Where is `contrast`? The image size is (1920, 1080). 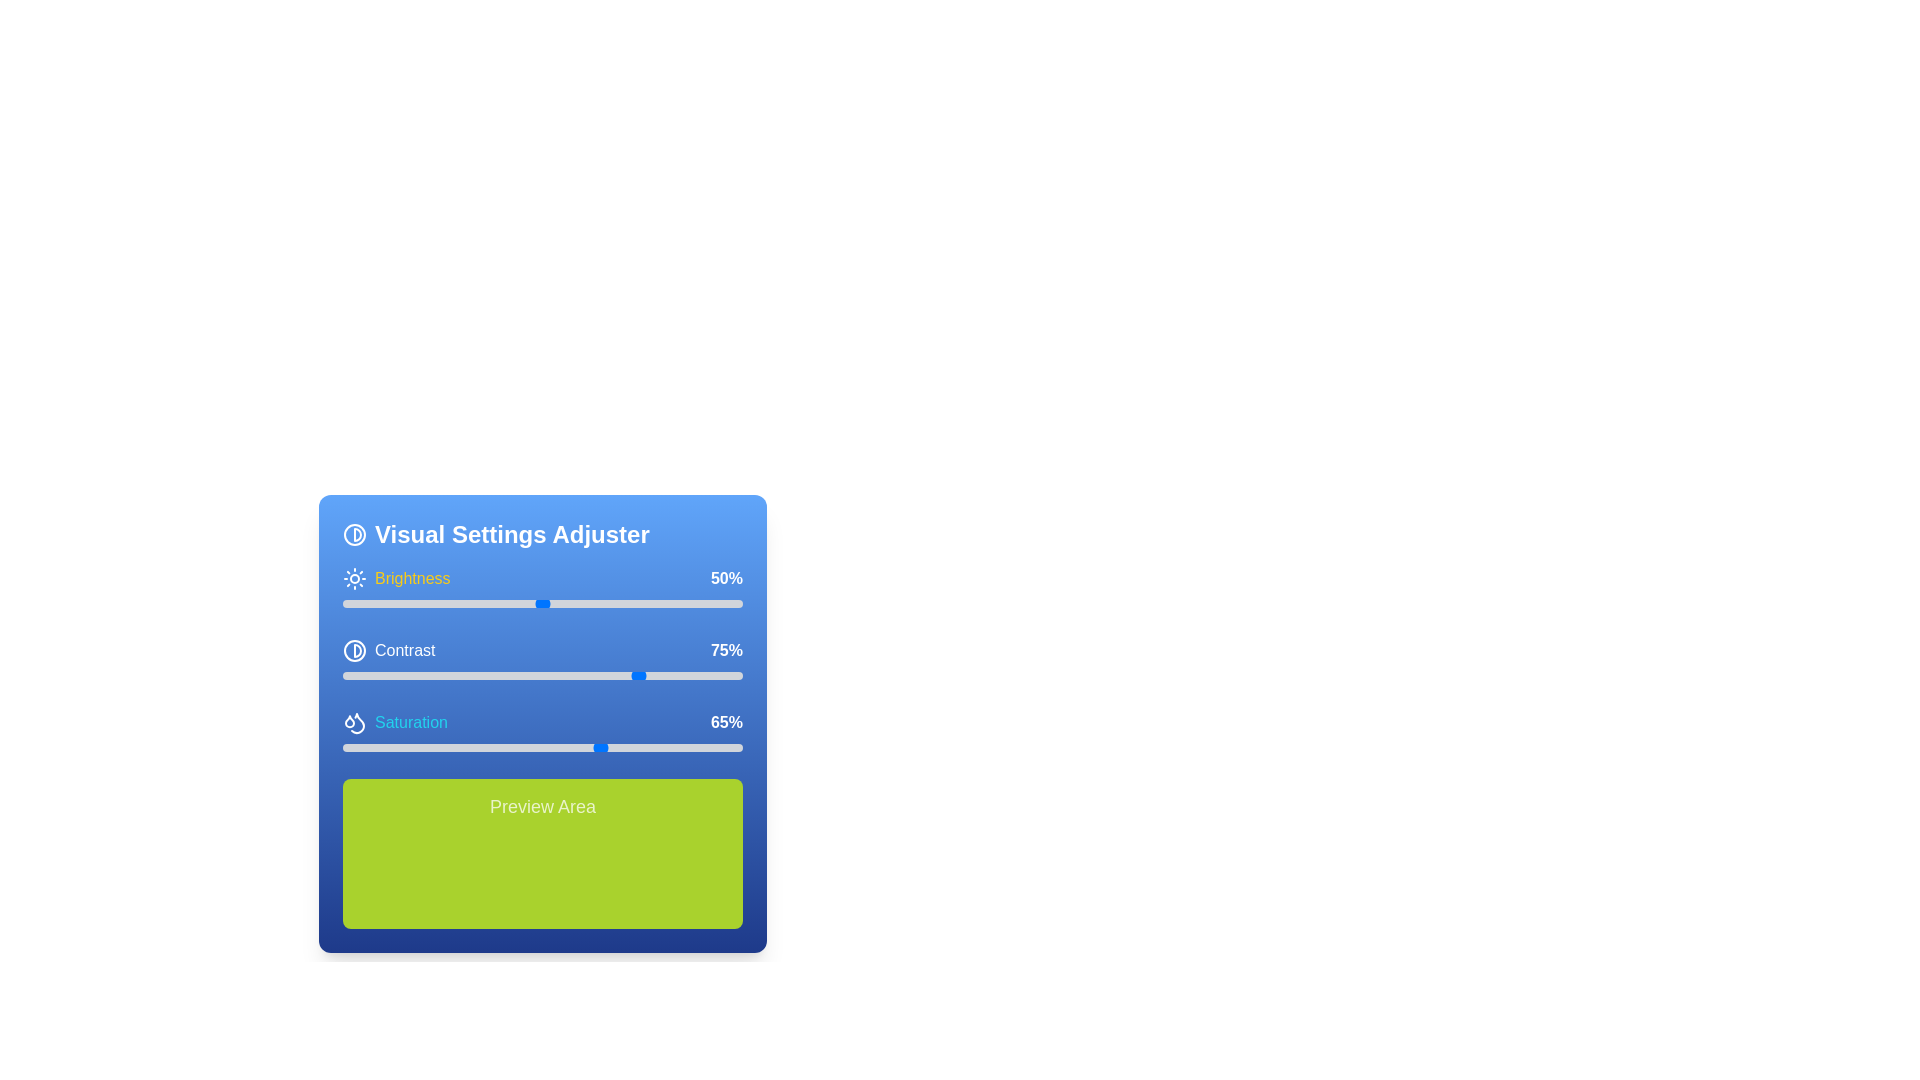
contrast is located at coordinates (715, 675).